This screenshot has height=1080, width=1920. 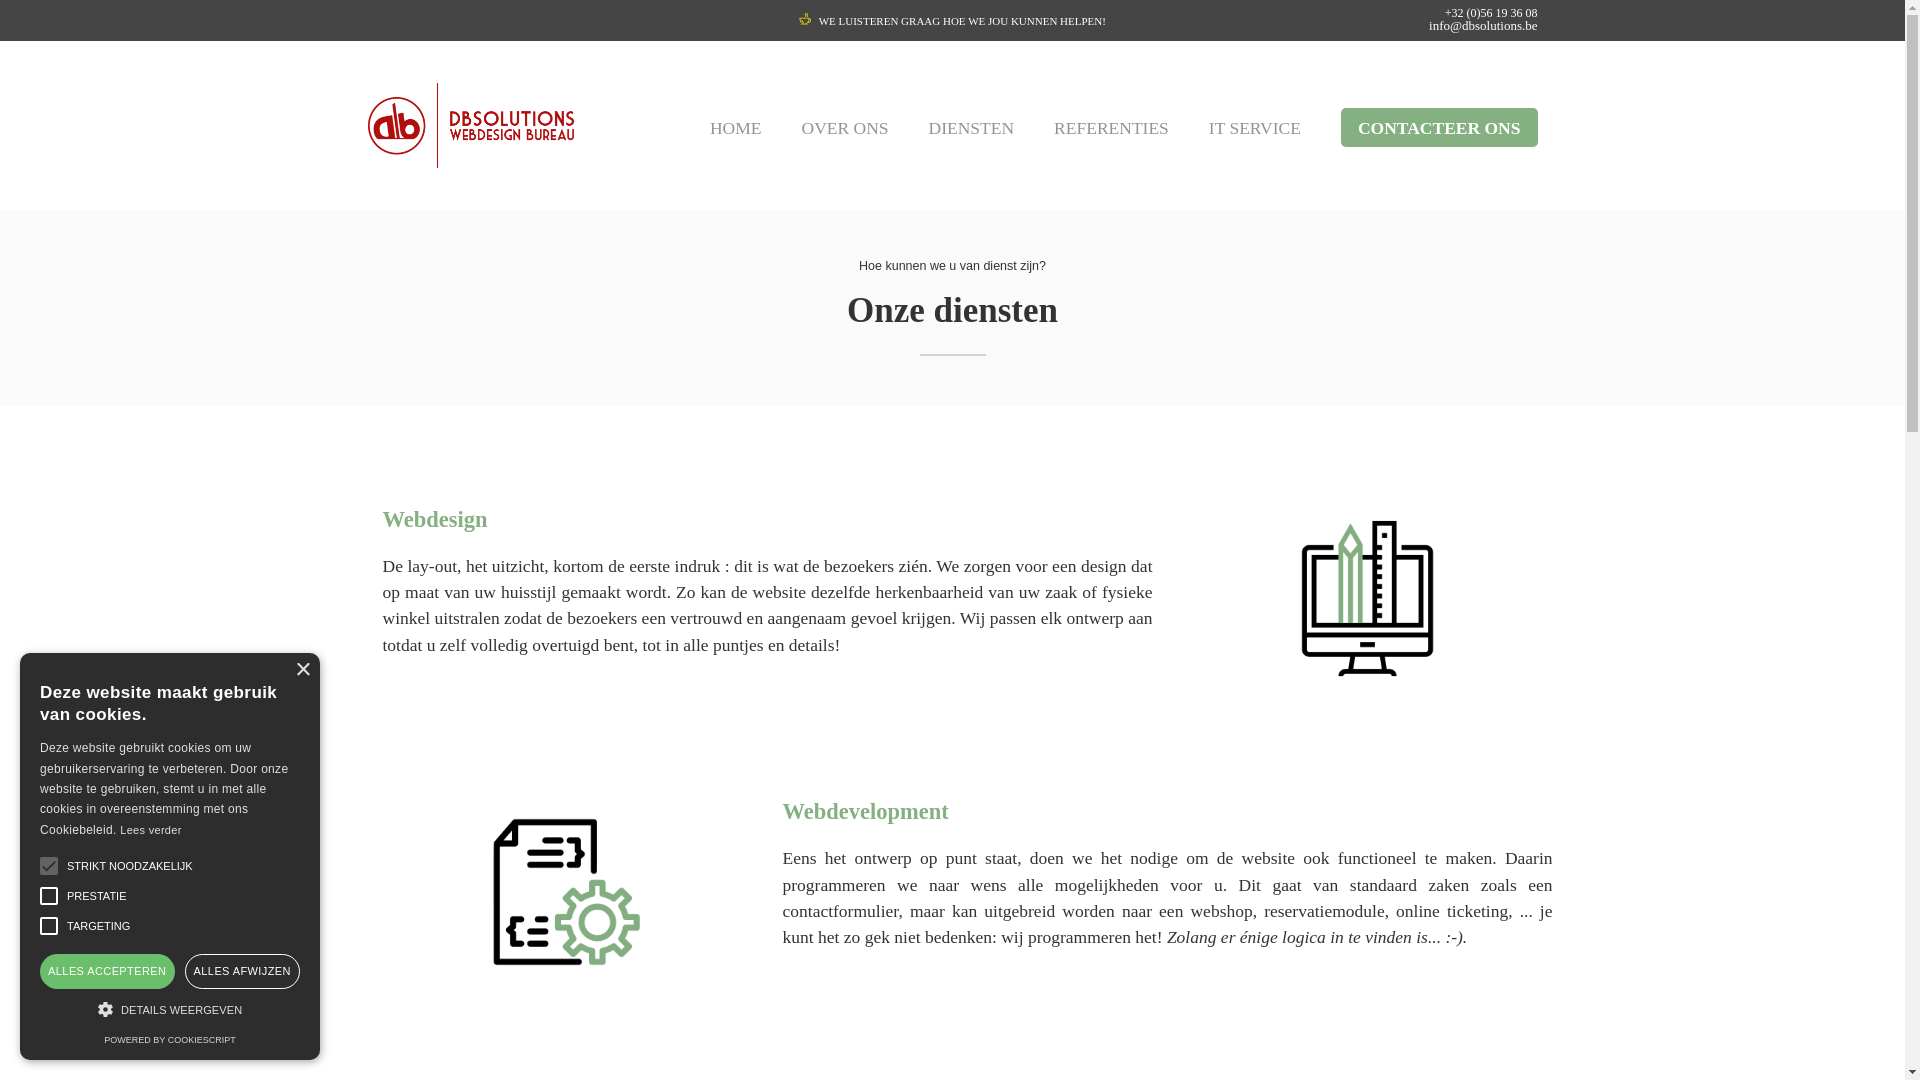 What do you see at coordinates (1491, 12) in the screenshot?
I see `'+32 (0)56 19 36 08'` at bounding box center [1491, 12].